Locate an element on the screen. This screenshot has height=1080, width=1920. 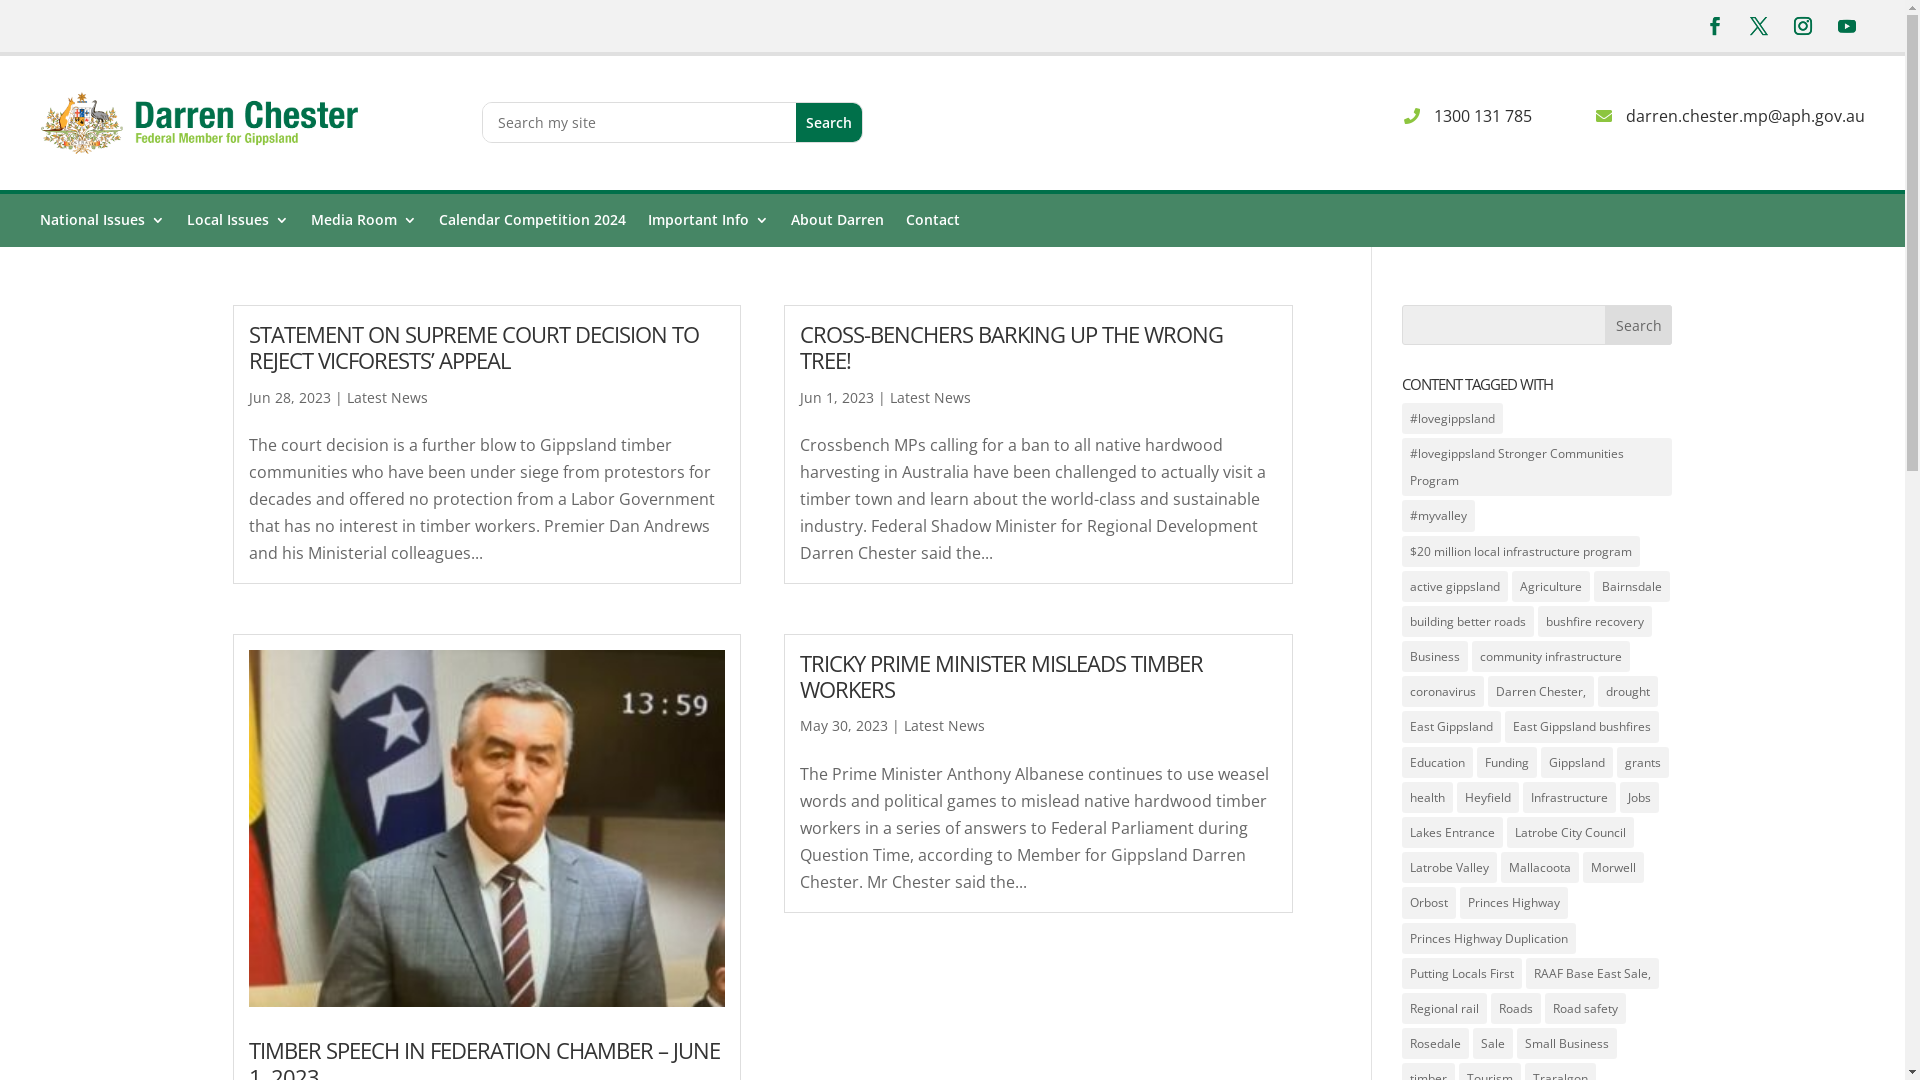
'1300 131 785' is located at coordinates (1437, 115).